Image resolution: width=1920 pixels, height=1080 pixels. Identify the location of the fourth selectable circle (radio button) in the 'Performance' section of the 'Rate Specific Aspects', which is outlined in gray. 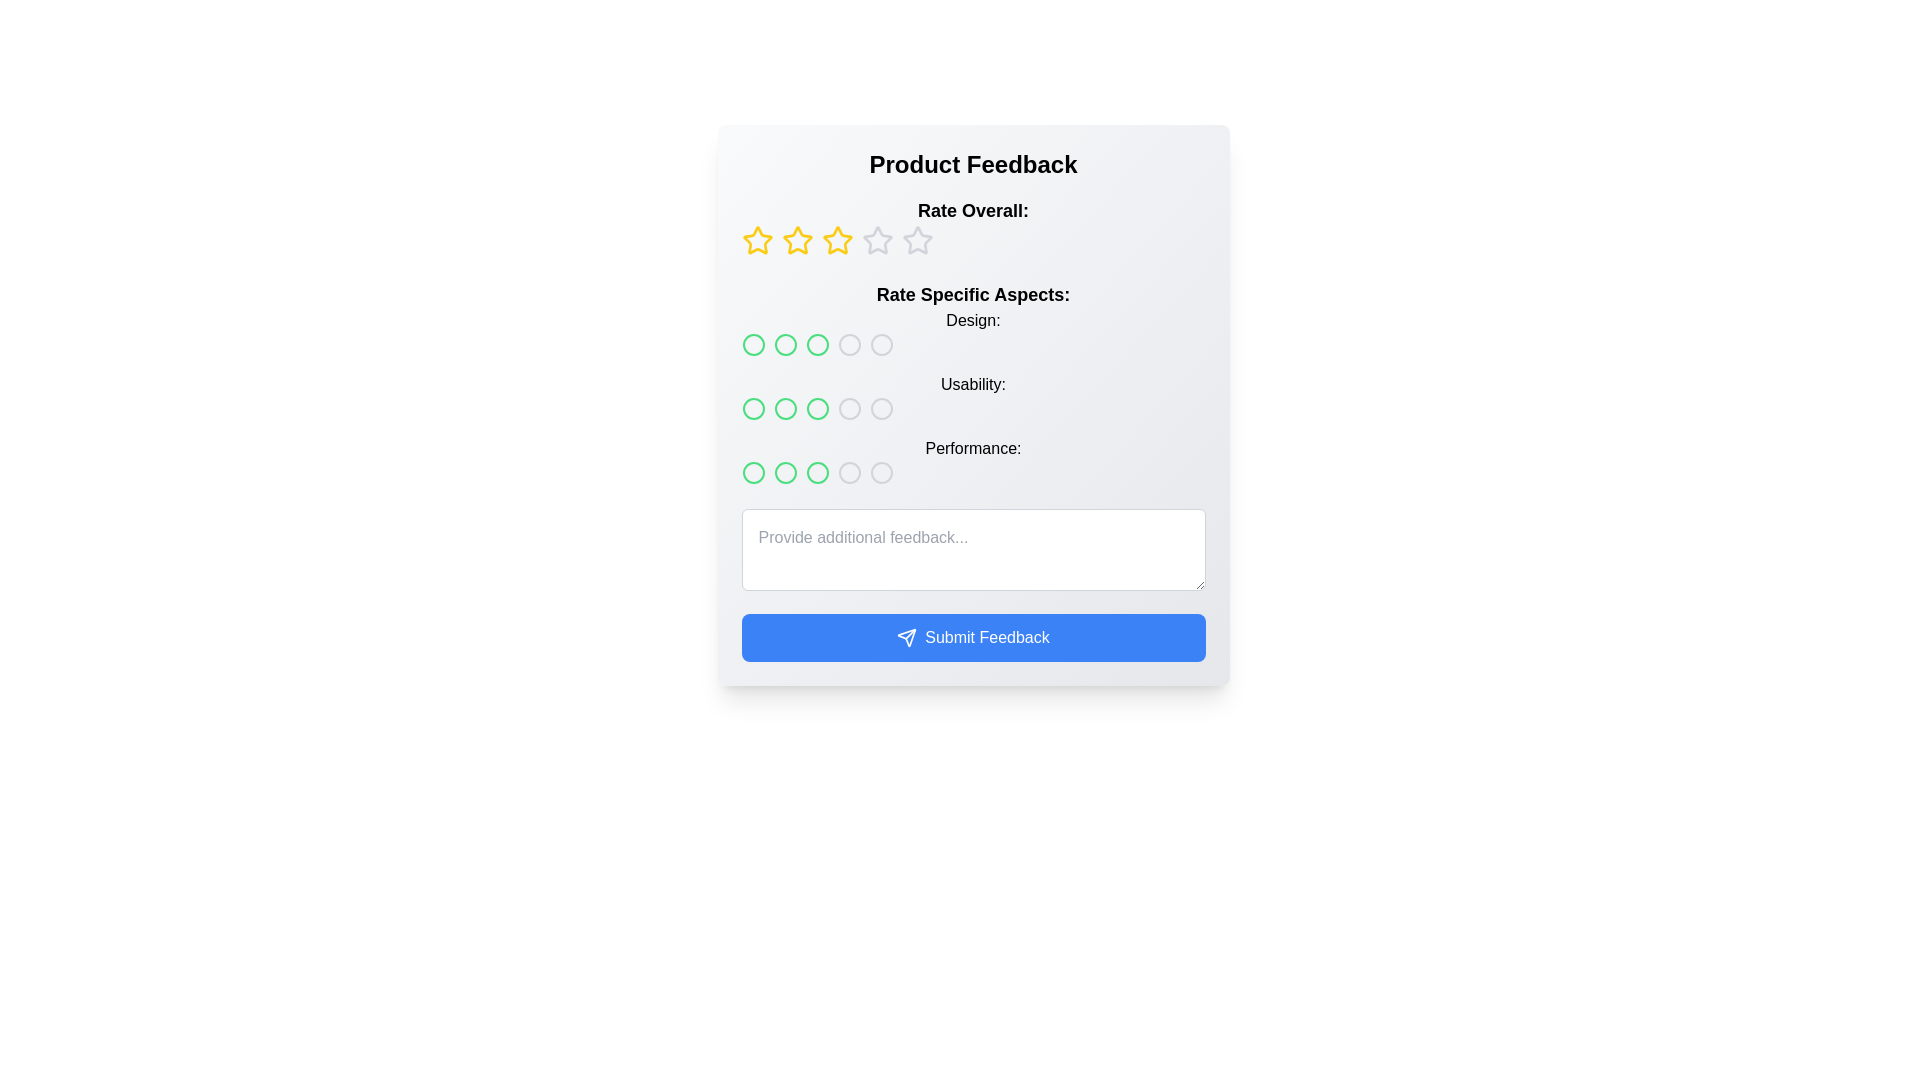
(849, 473).